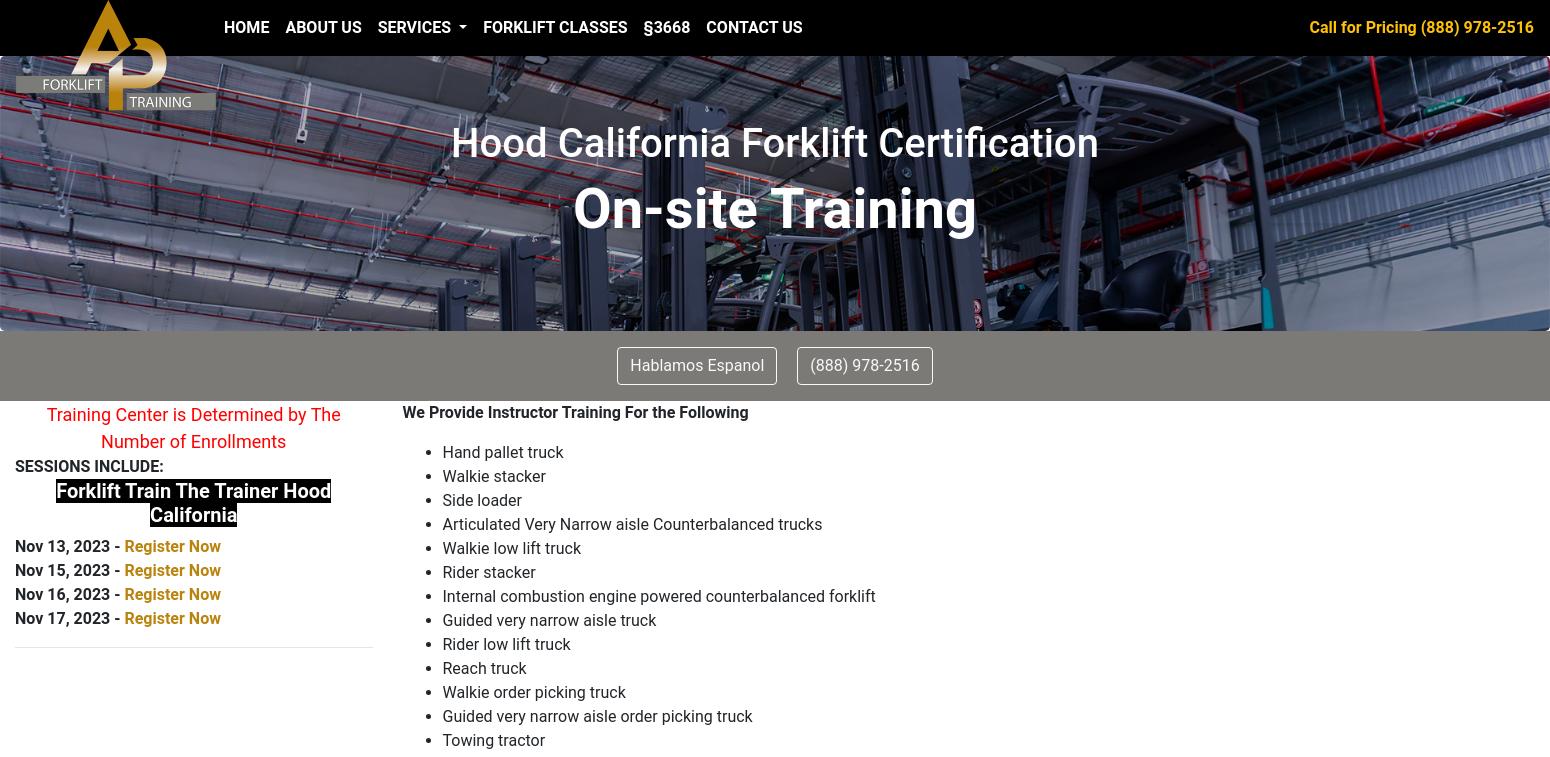 This screenshot has width=1550, height=757. Describe the element at coordinates (754, 26) in the screenshot. I see `'Contact us'` at that location.